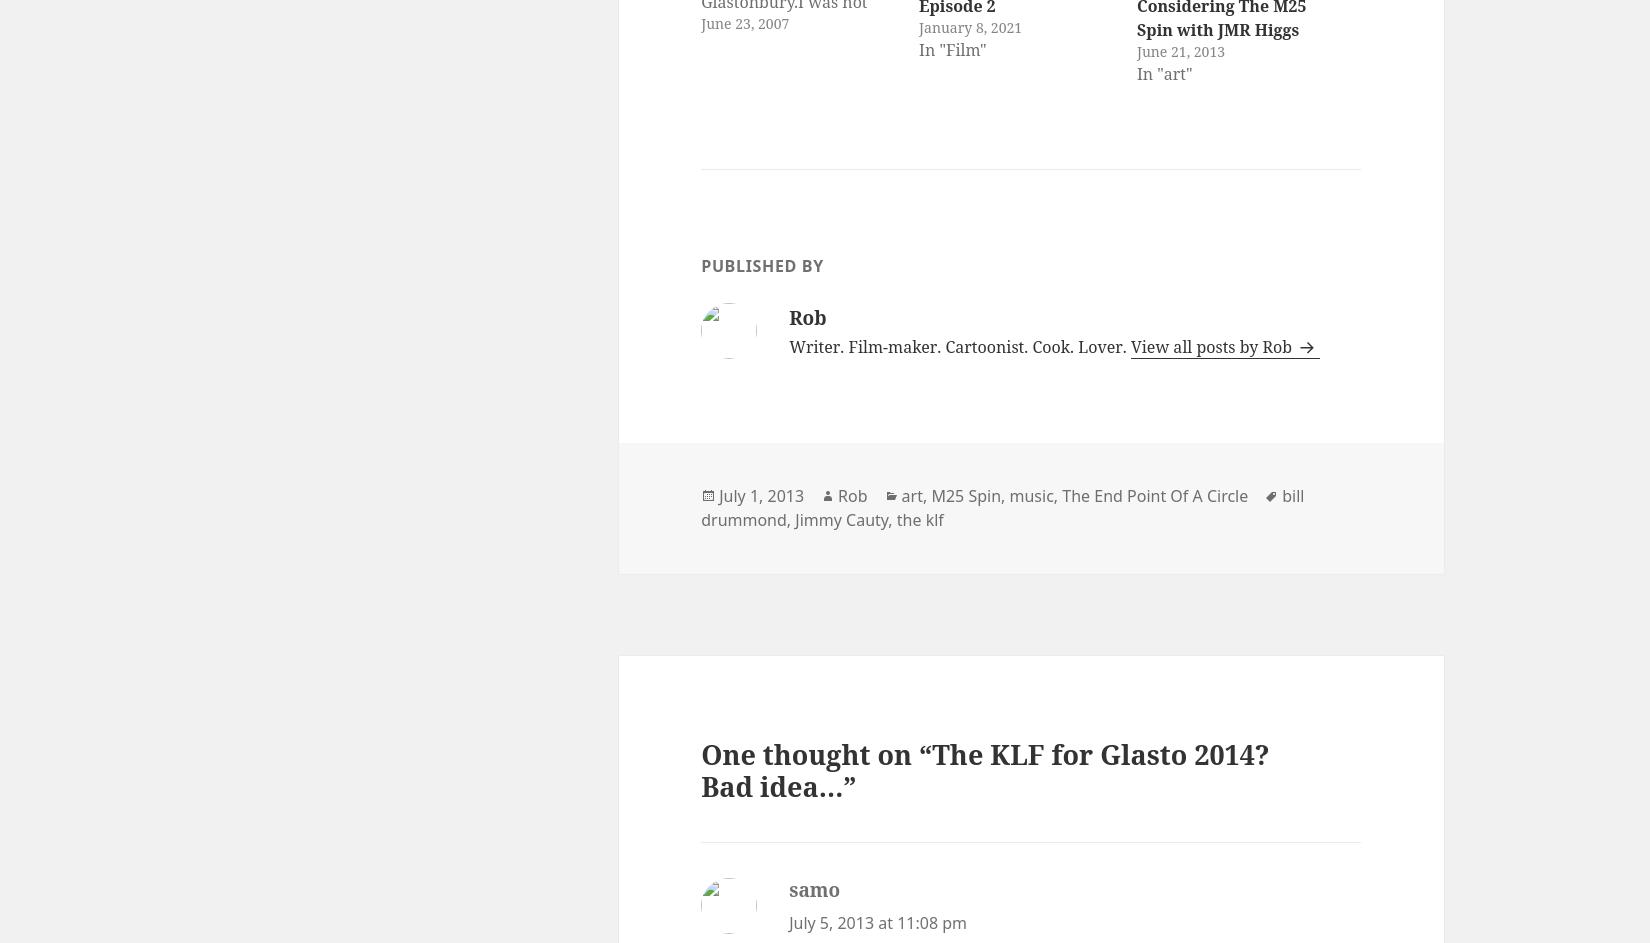  Describe the element at coordinates (699, 506) in the screenshot. I see `'bill drummond'` at that location.